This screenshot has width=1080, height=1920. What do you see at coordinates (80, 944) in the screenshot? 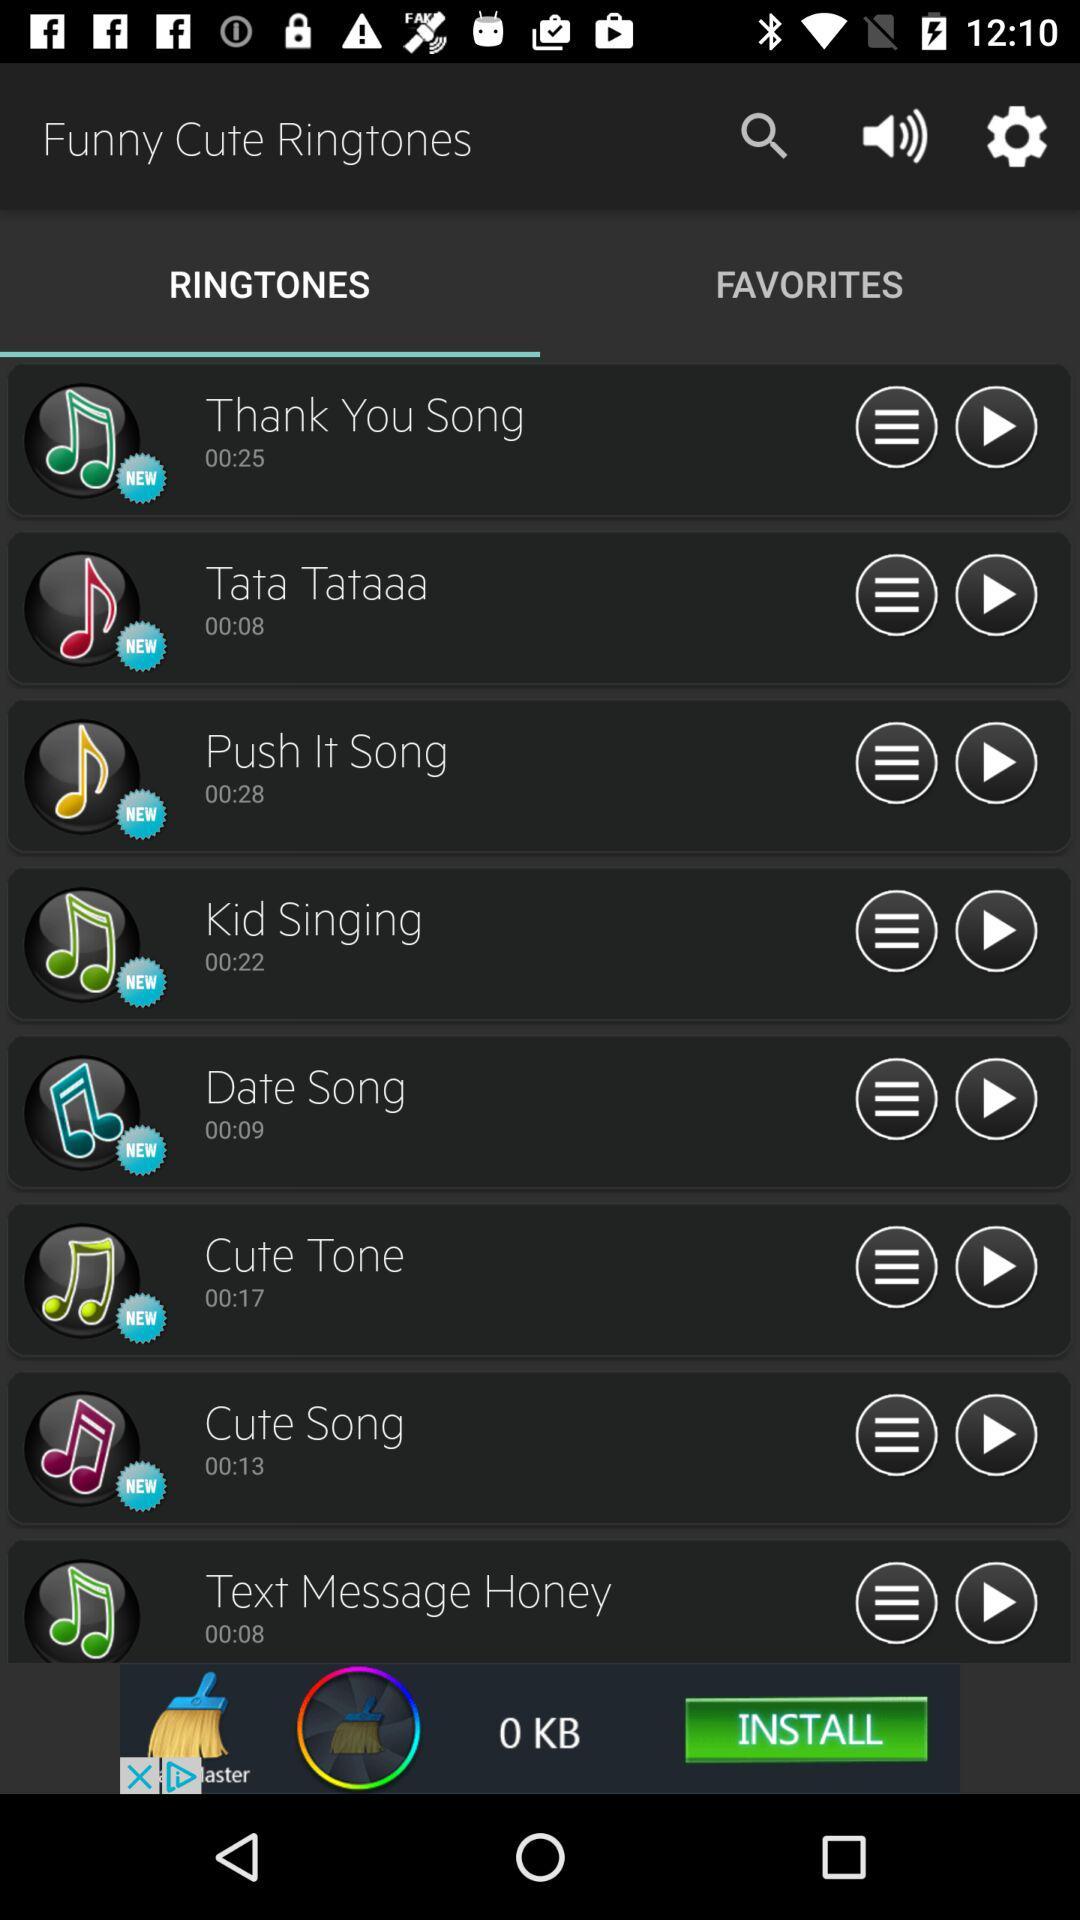
I see `kid singing` at bounding box center [80, 944].